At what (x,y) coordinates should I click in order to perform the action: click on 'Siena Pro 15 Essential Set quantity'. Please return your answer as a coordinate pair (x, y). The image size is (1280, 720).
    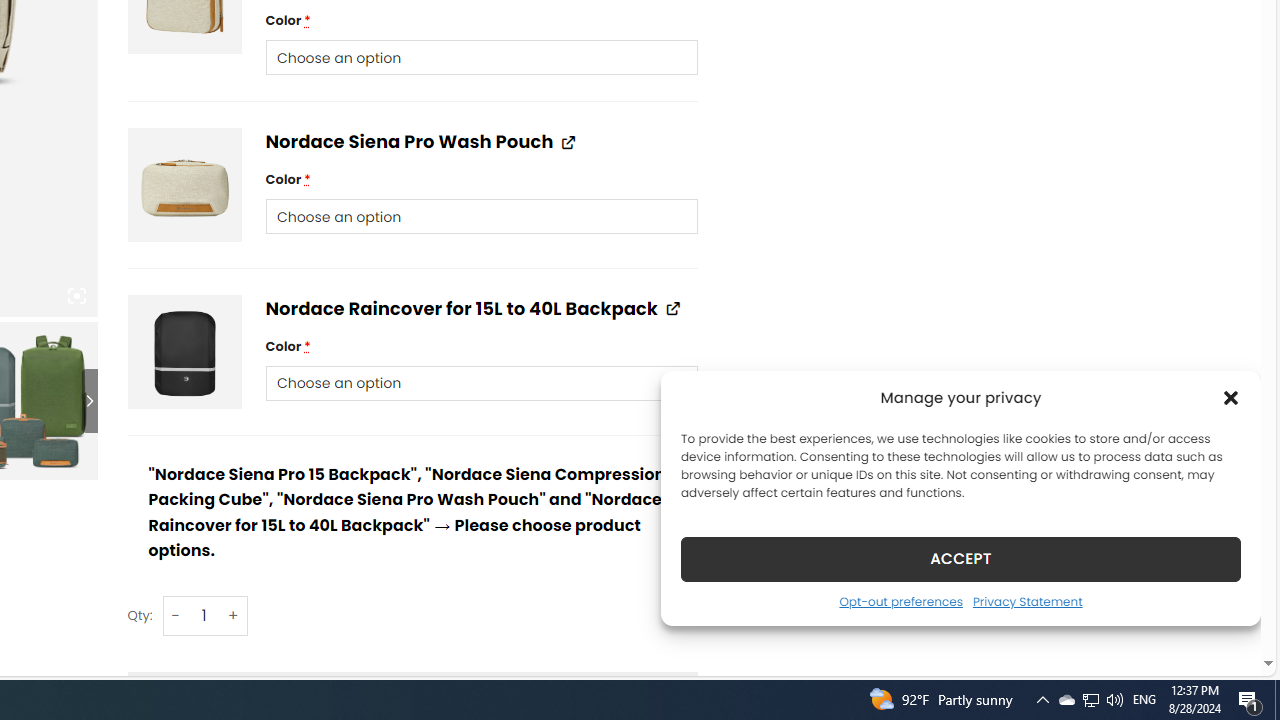
    Looking at the image, I should click on (204, 614).